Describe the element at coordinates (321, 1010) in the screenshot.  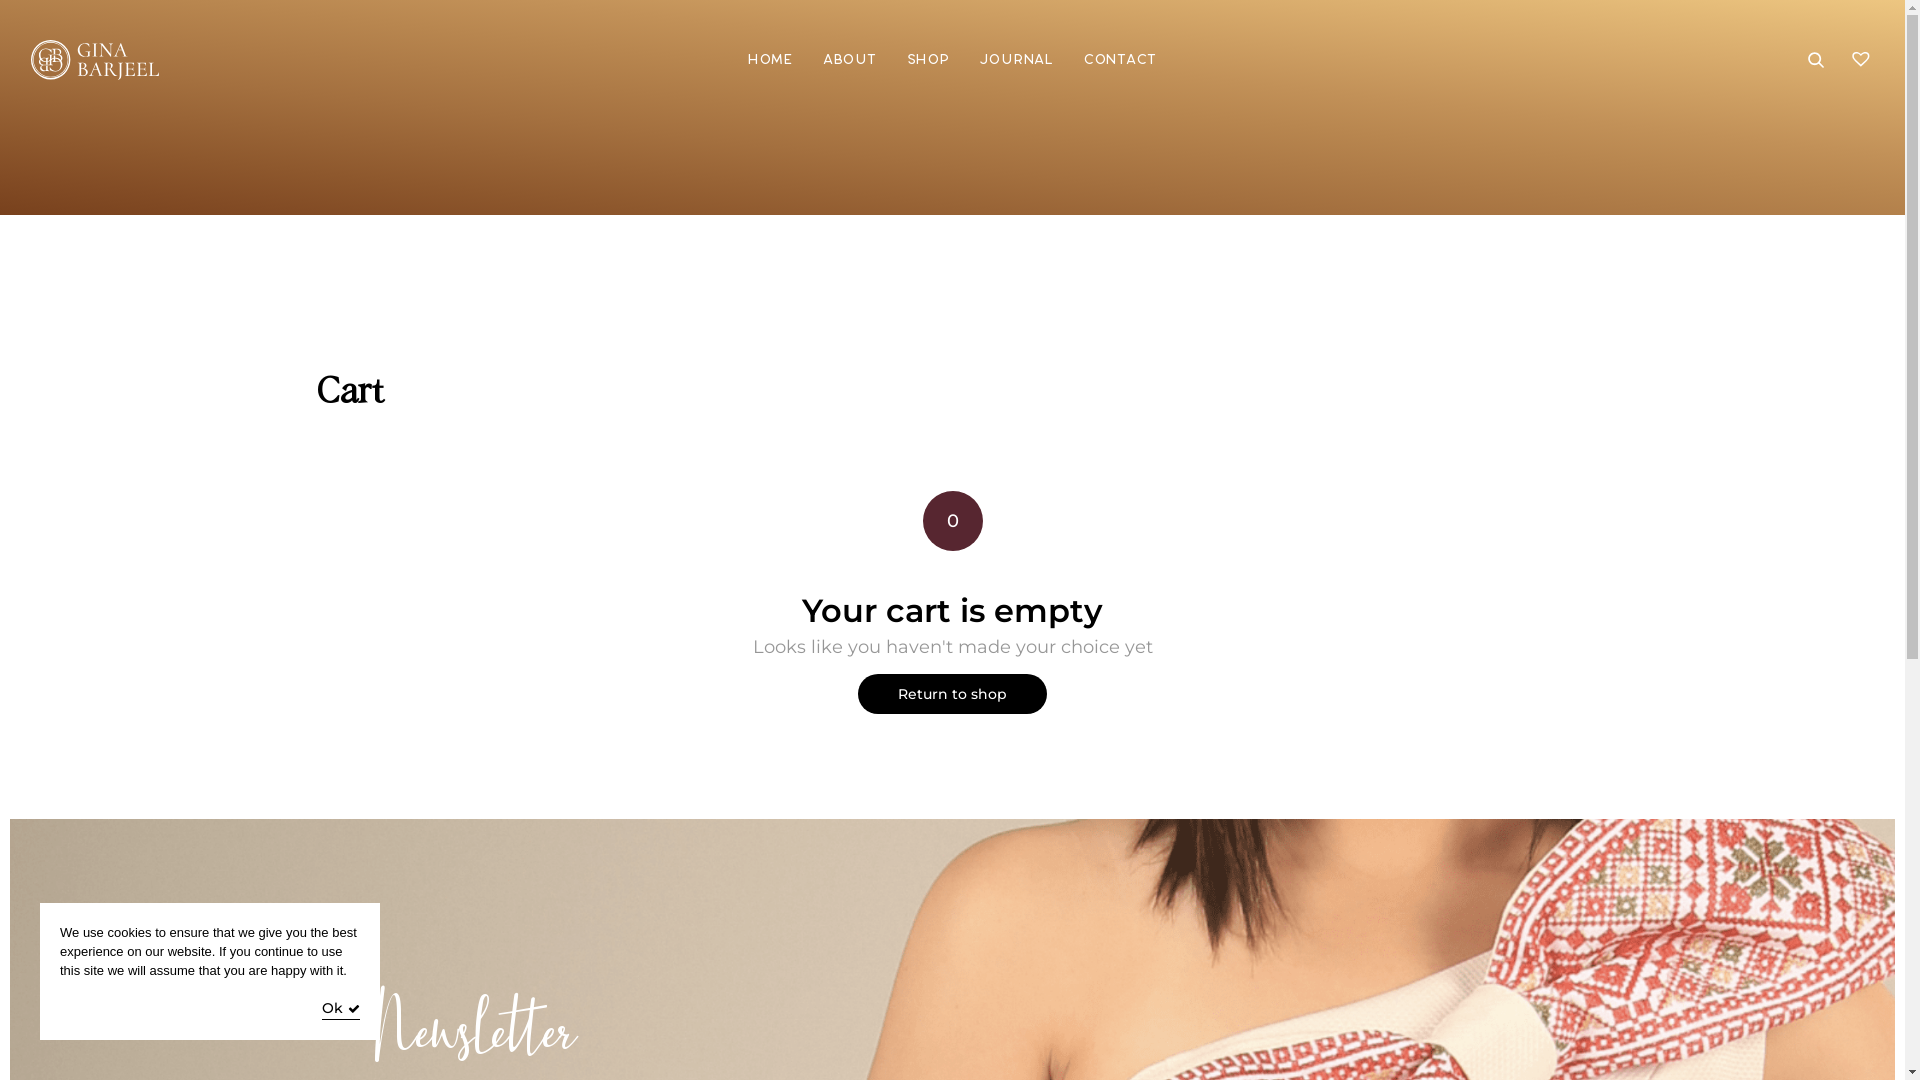
I see `'Ok'` at that location.